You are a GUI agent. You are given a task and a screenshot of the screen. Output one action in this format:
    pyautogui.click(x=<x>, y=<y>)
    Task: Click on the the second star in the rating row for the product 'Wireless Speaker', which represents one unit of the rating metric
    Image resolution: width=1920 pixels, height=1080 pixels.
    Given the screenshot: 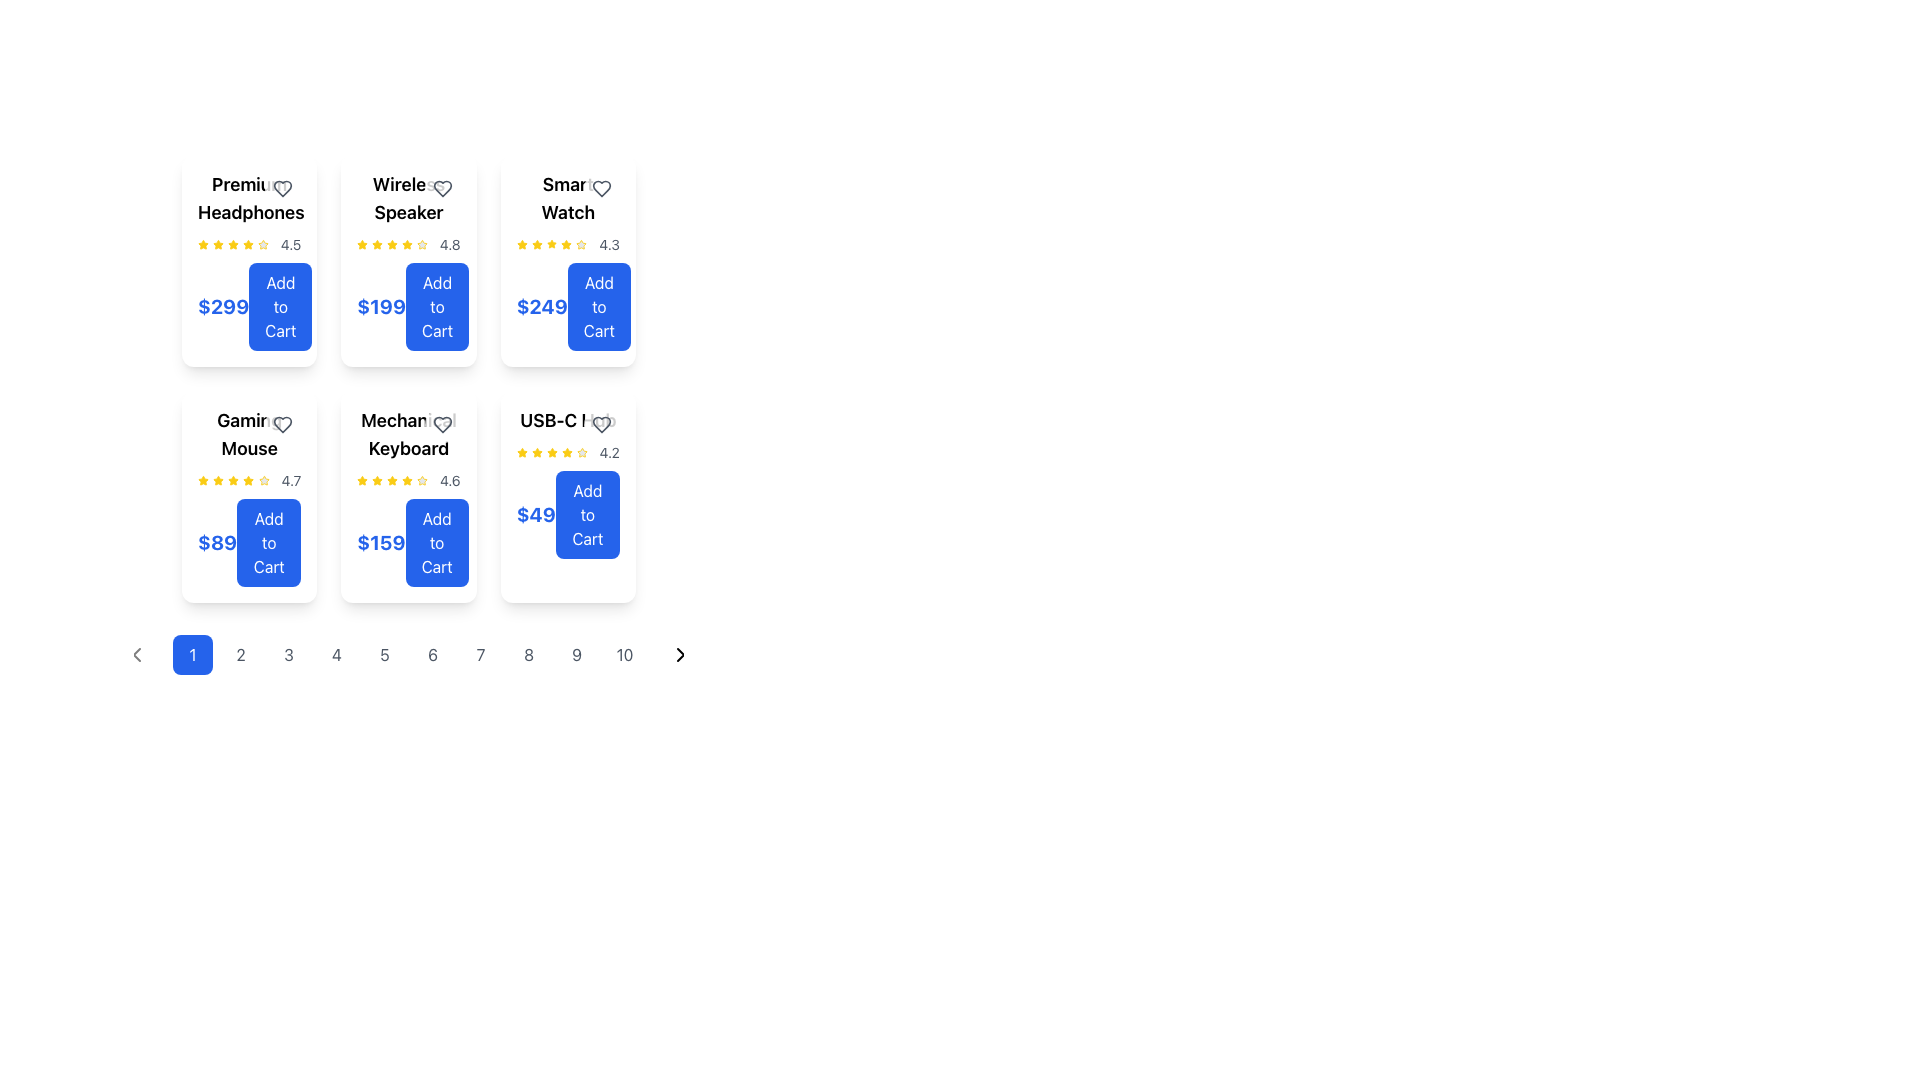 What is the action you would take?
    pyautogui.click(x=377, y=243)
    